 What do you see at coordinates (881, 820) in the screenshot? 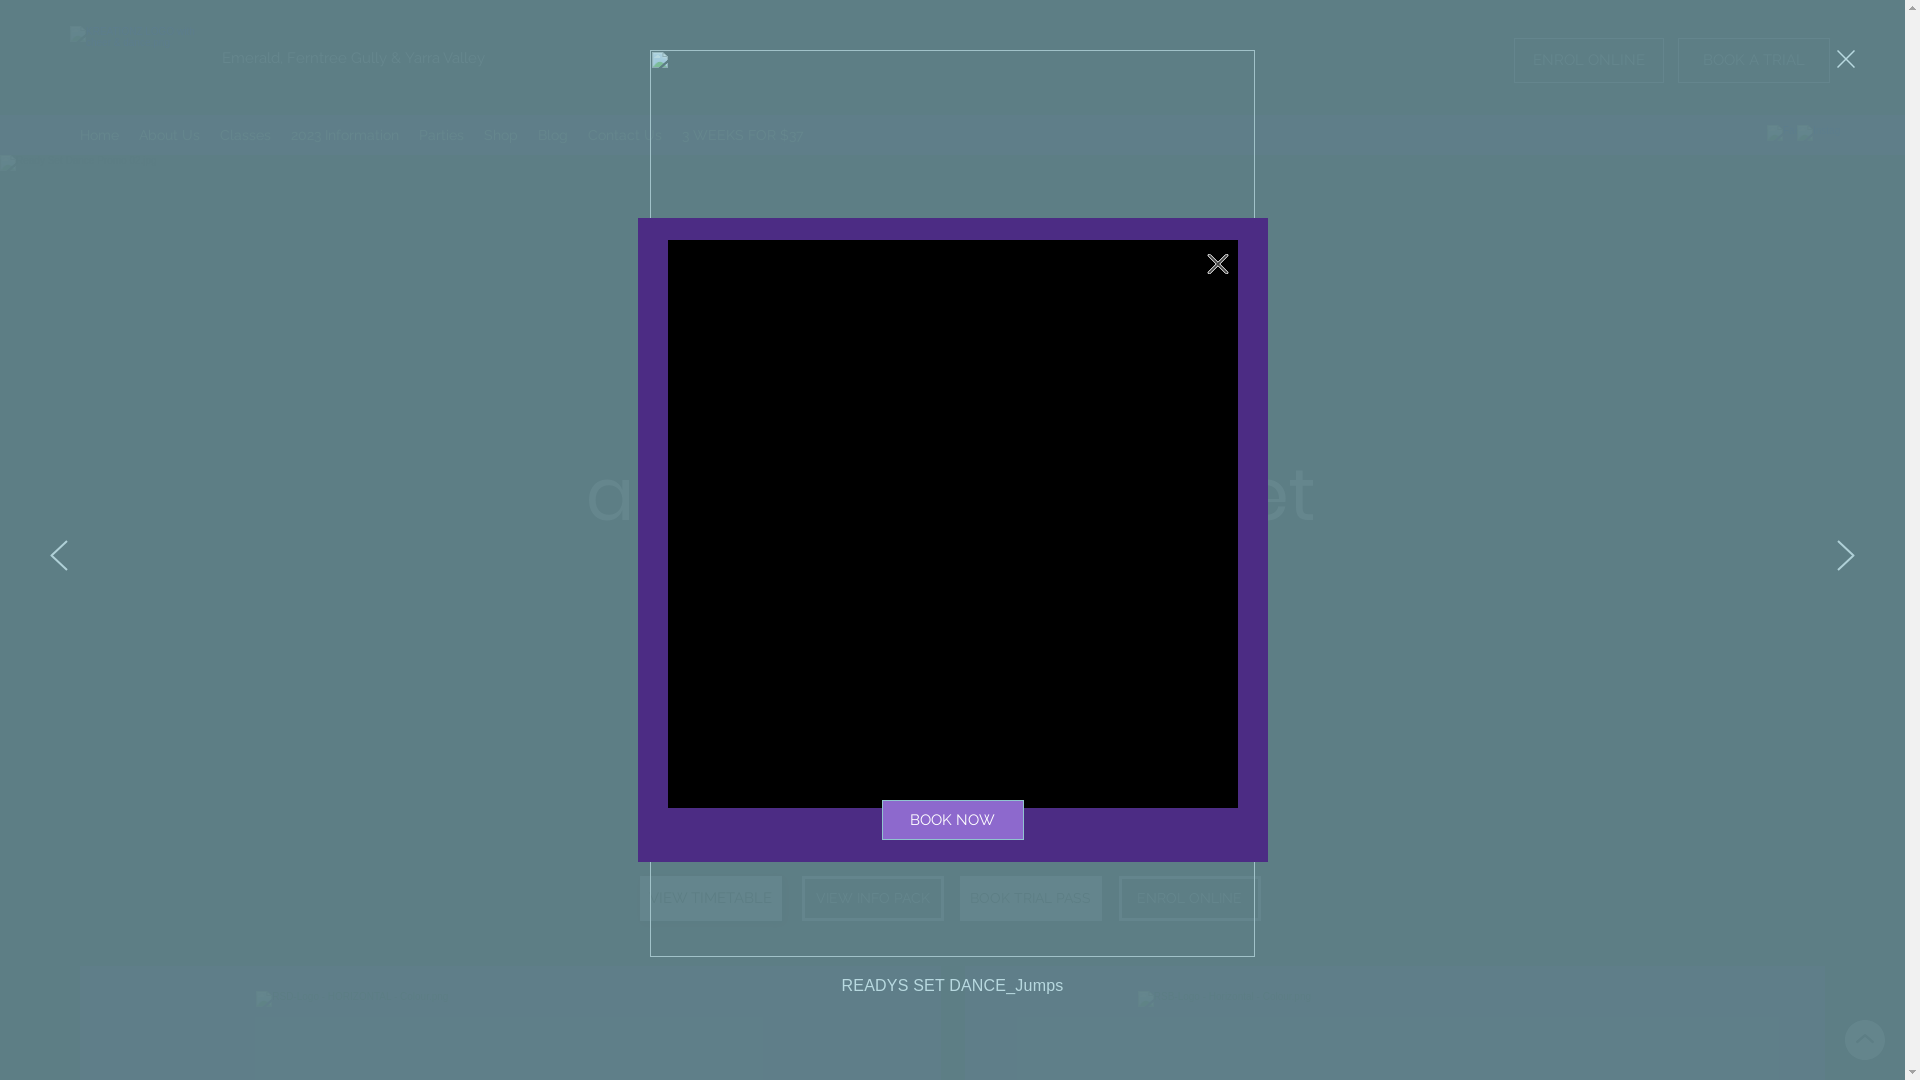
I see `'BOOK NOW'` at bounding box center [881, 820].